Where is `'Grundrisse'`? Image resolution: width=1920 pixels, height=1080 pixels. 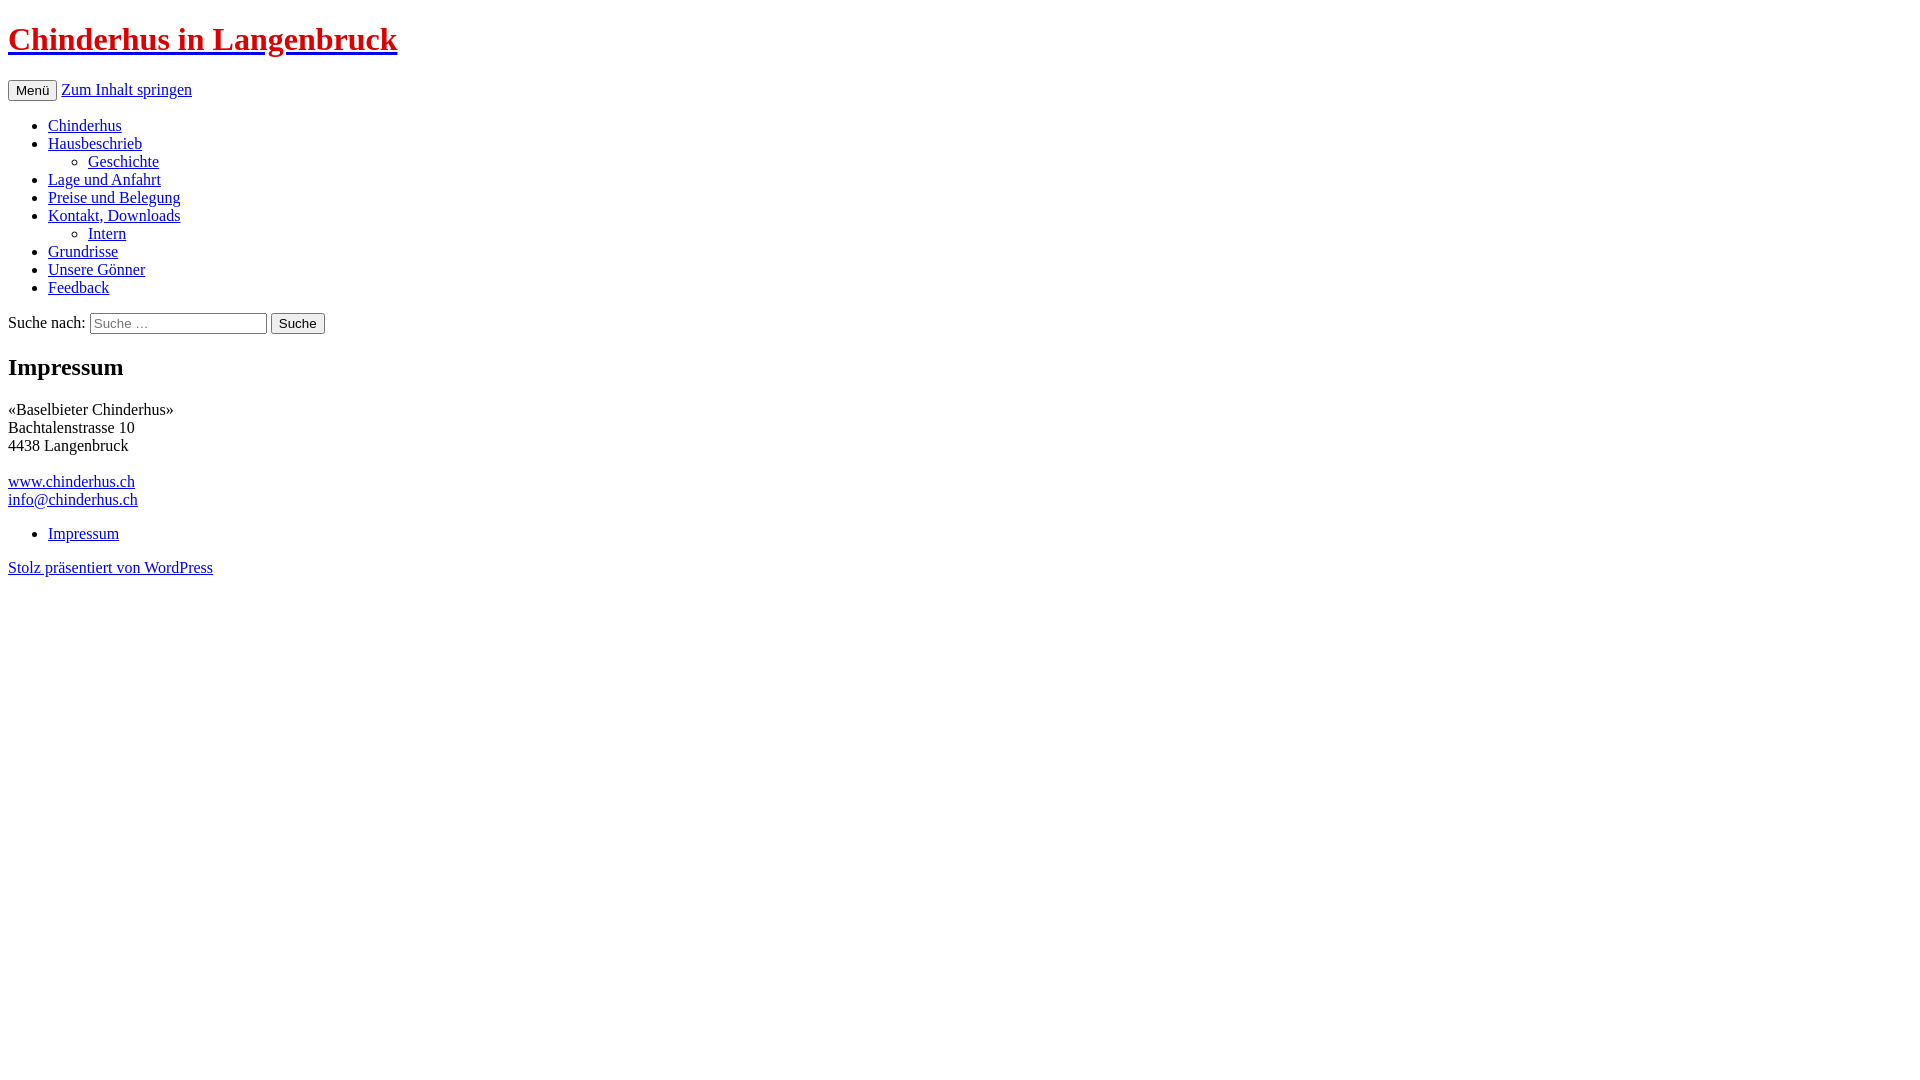 'Grundrisse' is located at coordinates (81, 250).